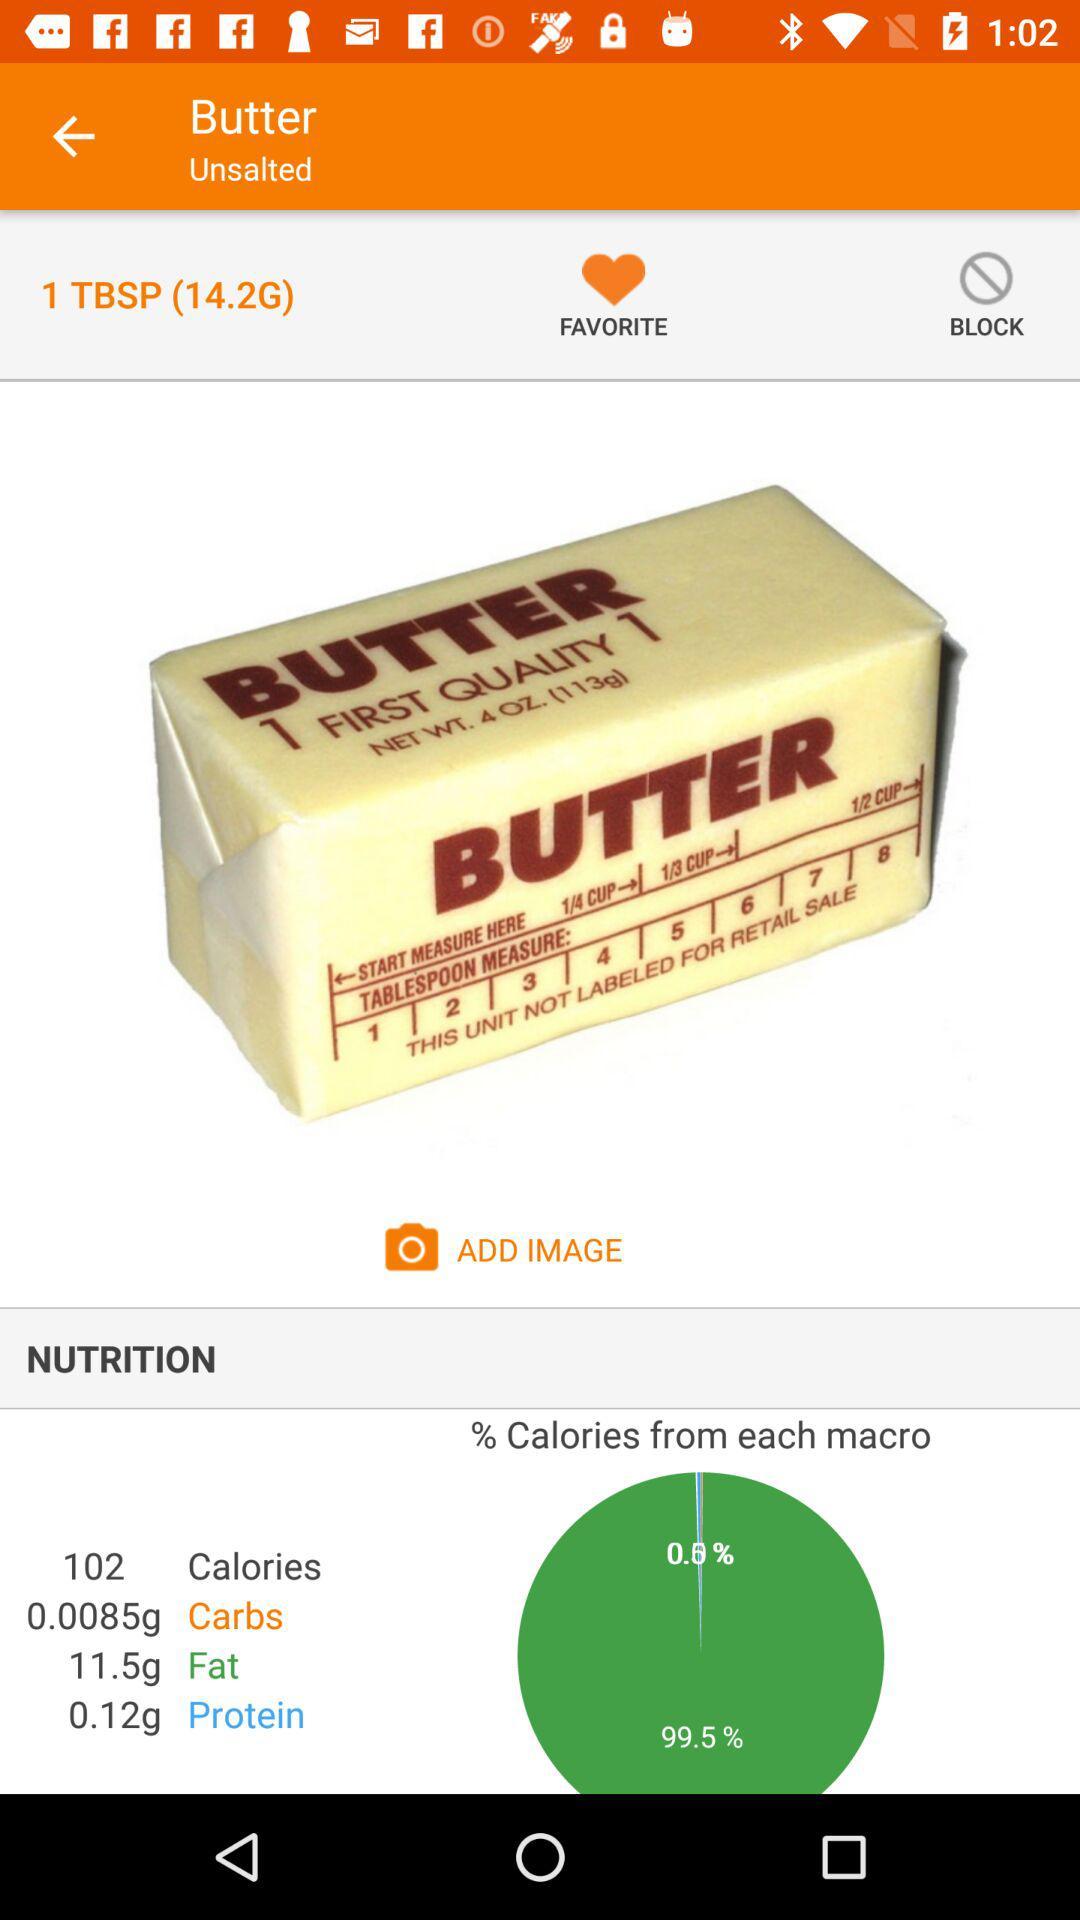  I want to click on the item at the top right corner, so click(985, 293).